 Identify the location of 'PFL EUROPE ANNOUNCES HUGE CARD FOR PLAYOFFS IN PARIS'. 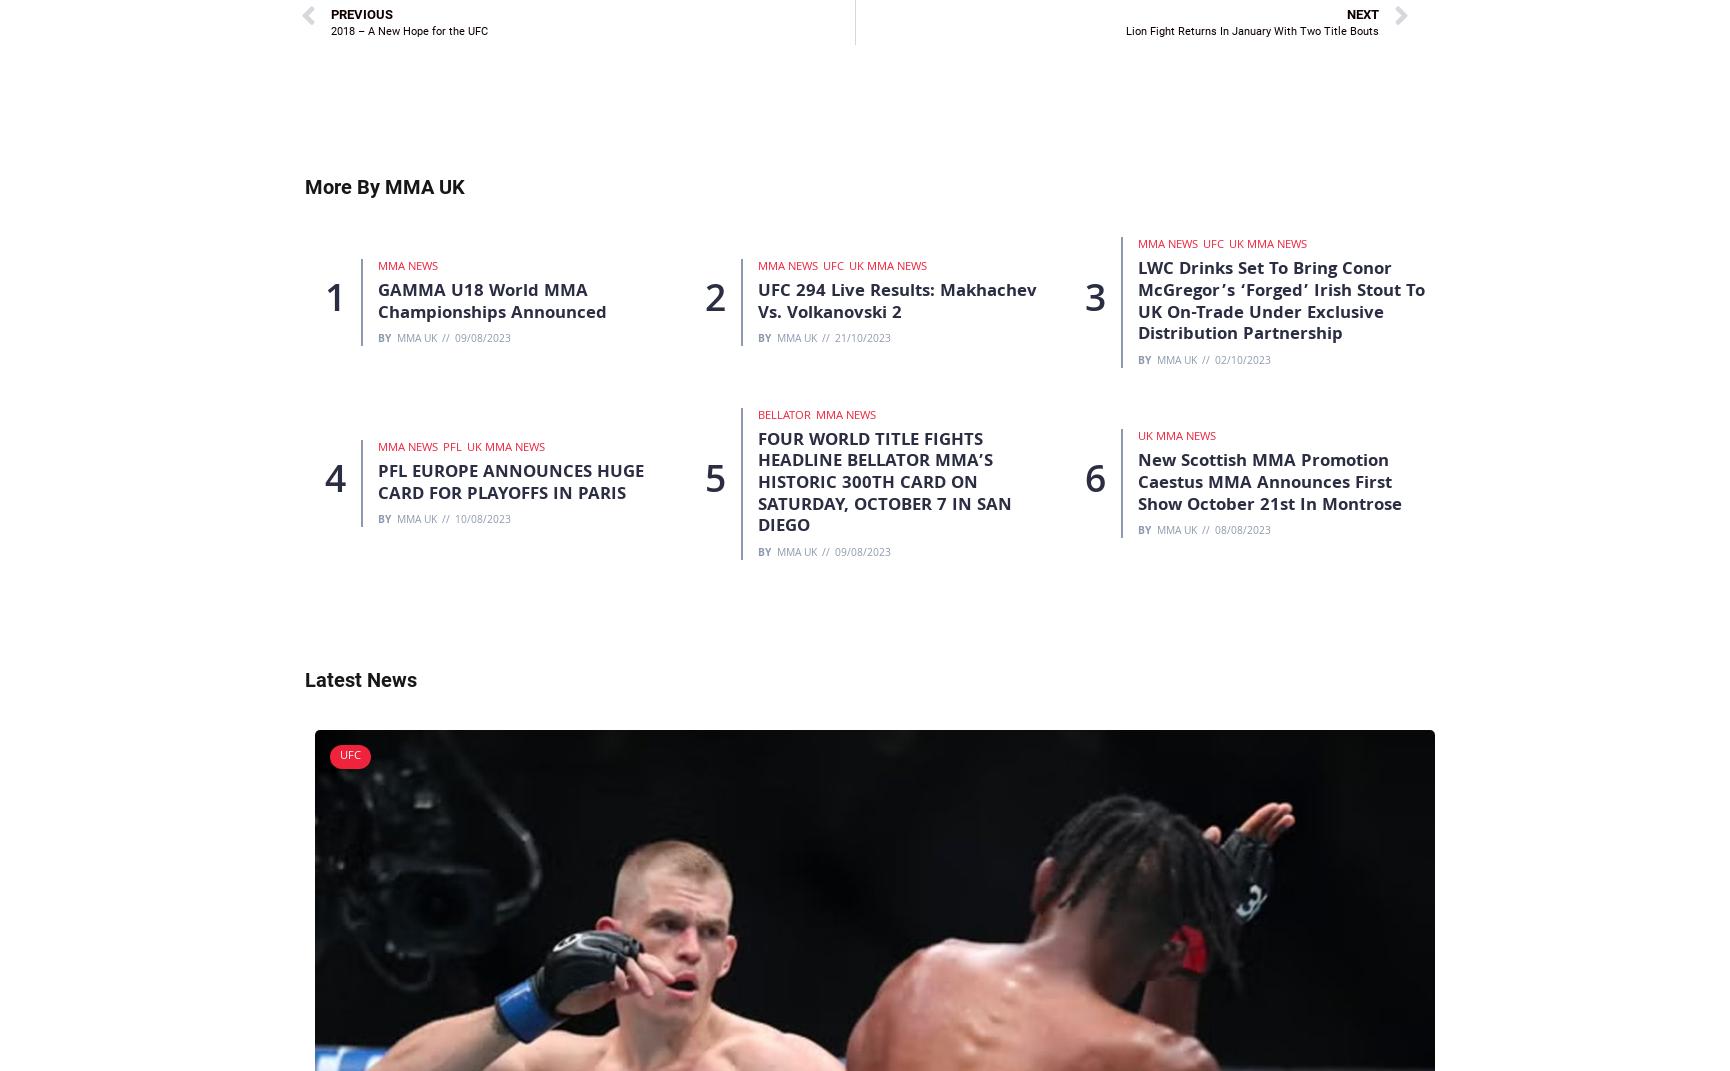
(510, 482).